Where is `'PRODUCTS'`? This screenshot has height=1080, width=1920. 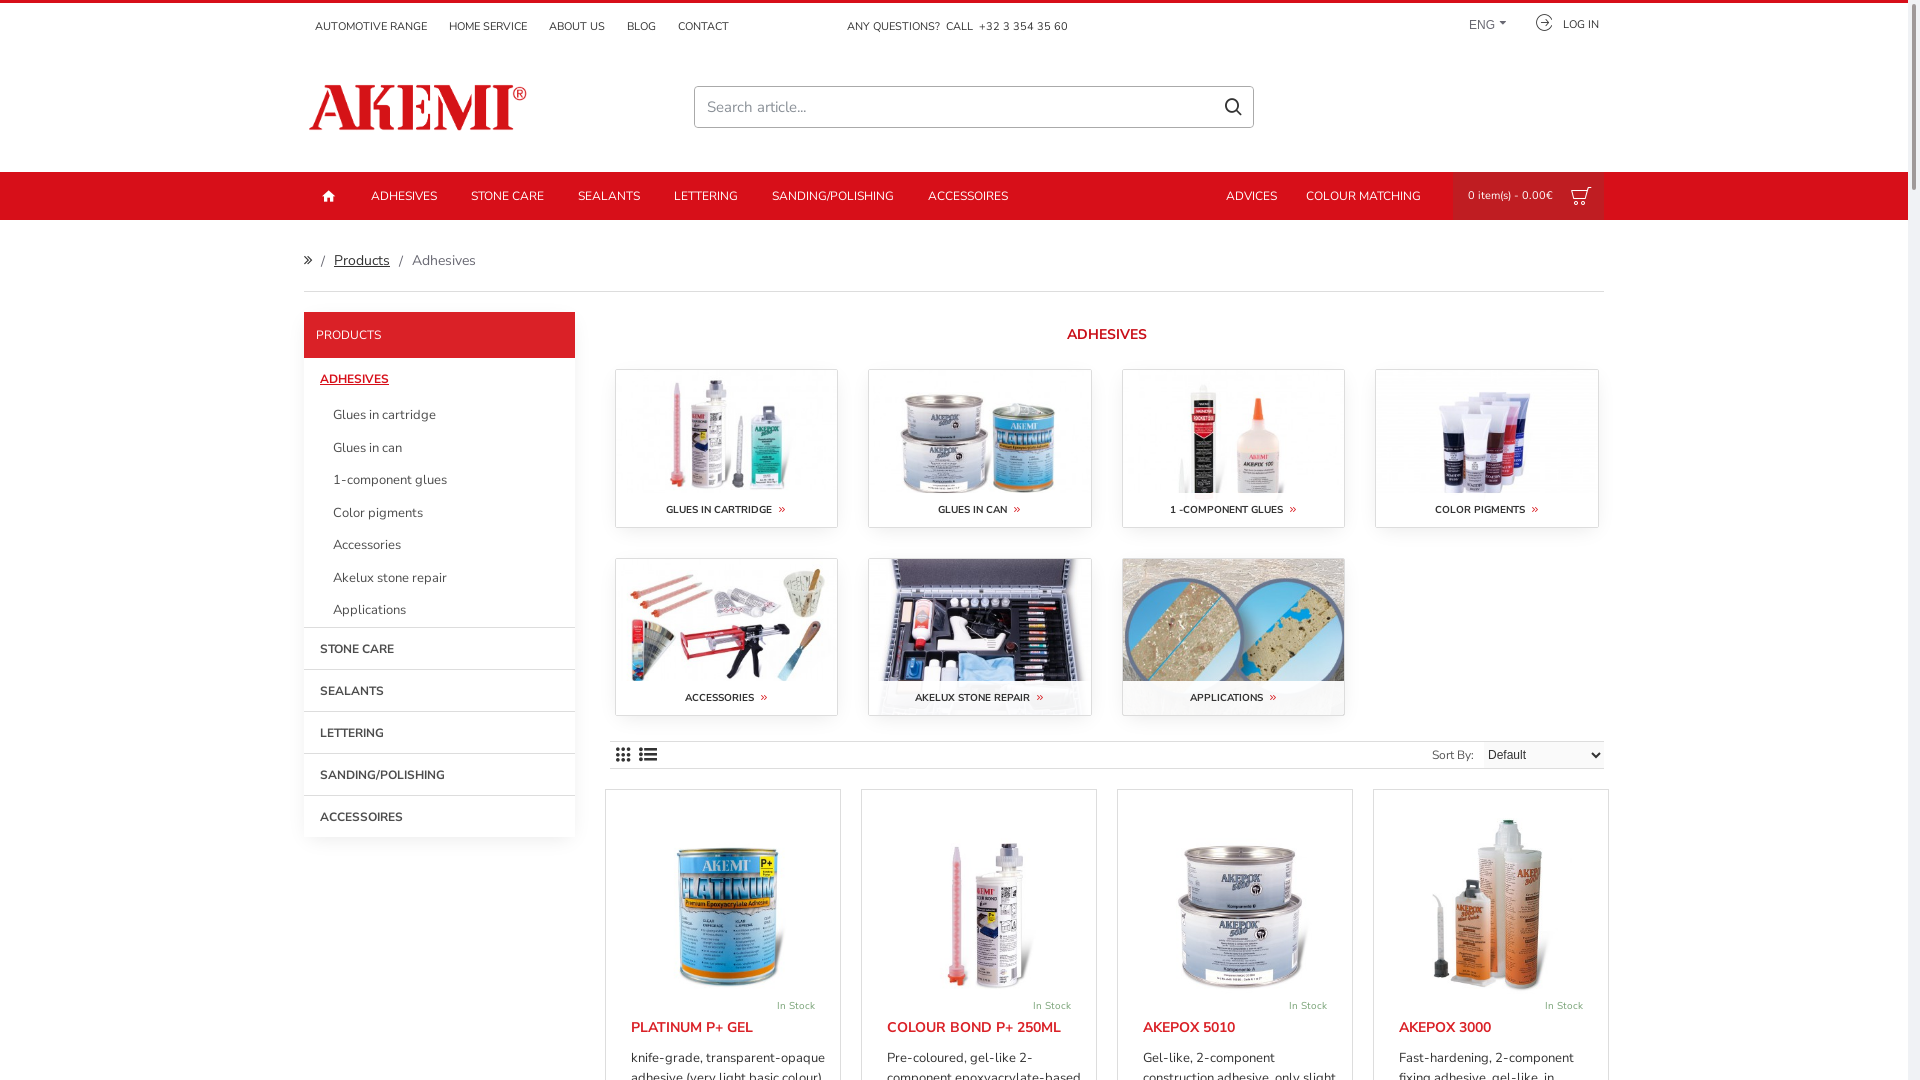
'PRODUCTS' is located at coordinates (438, 334).